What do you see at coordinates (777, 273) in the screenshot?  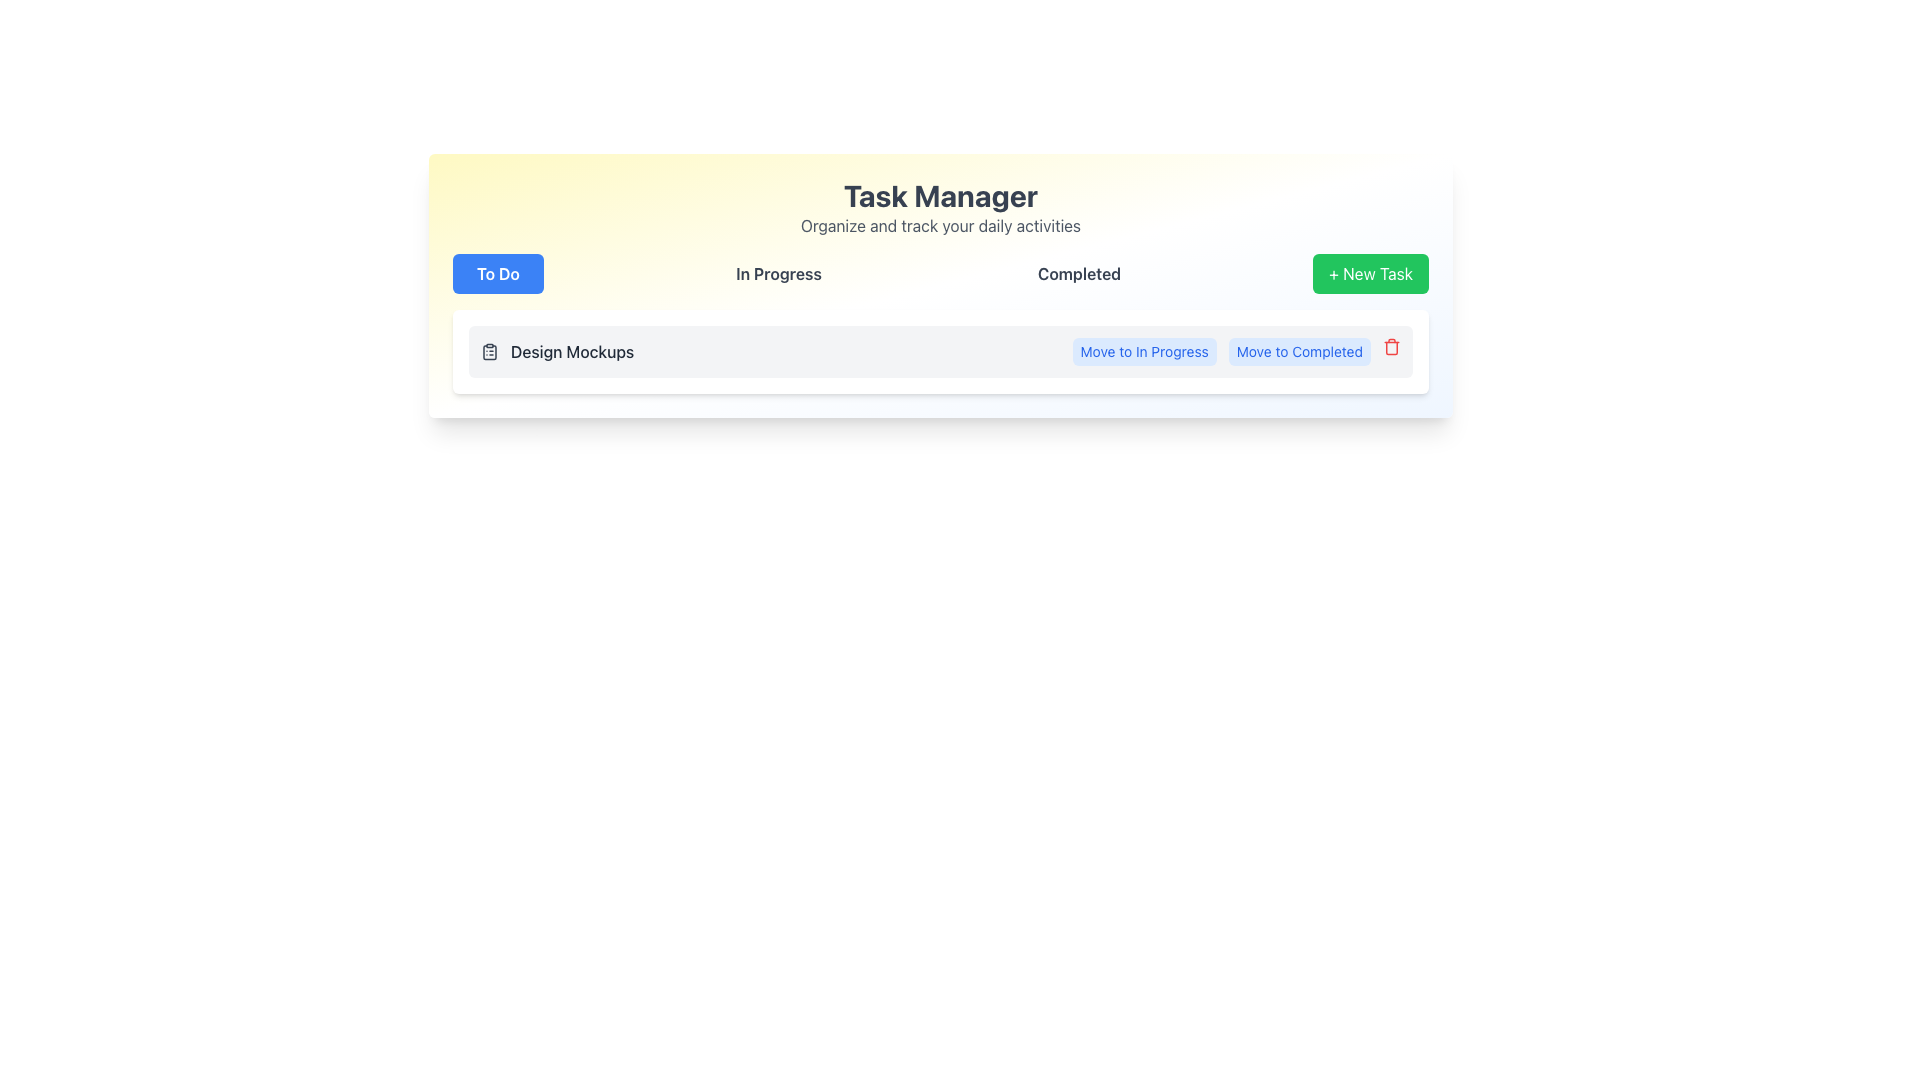 I see `the interactive button used to filter or display tasks that are currently in progress, located under the 'Task Manager' title, between 'To Do' and 'Completed'` at bounding box center [777, 273].